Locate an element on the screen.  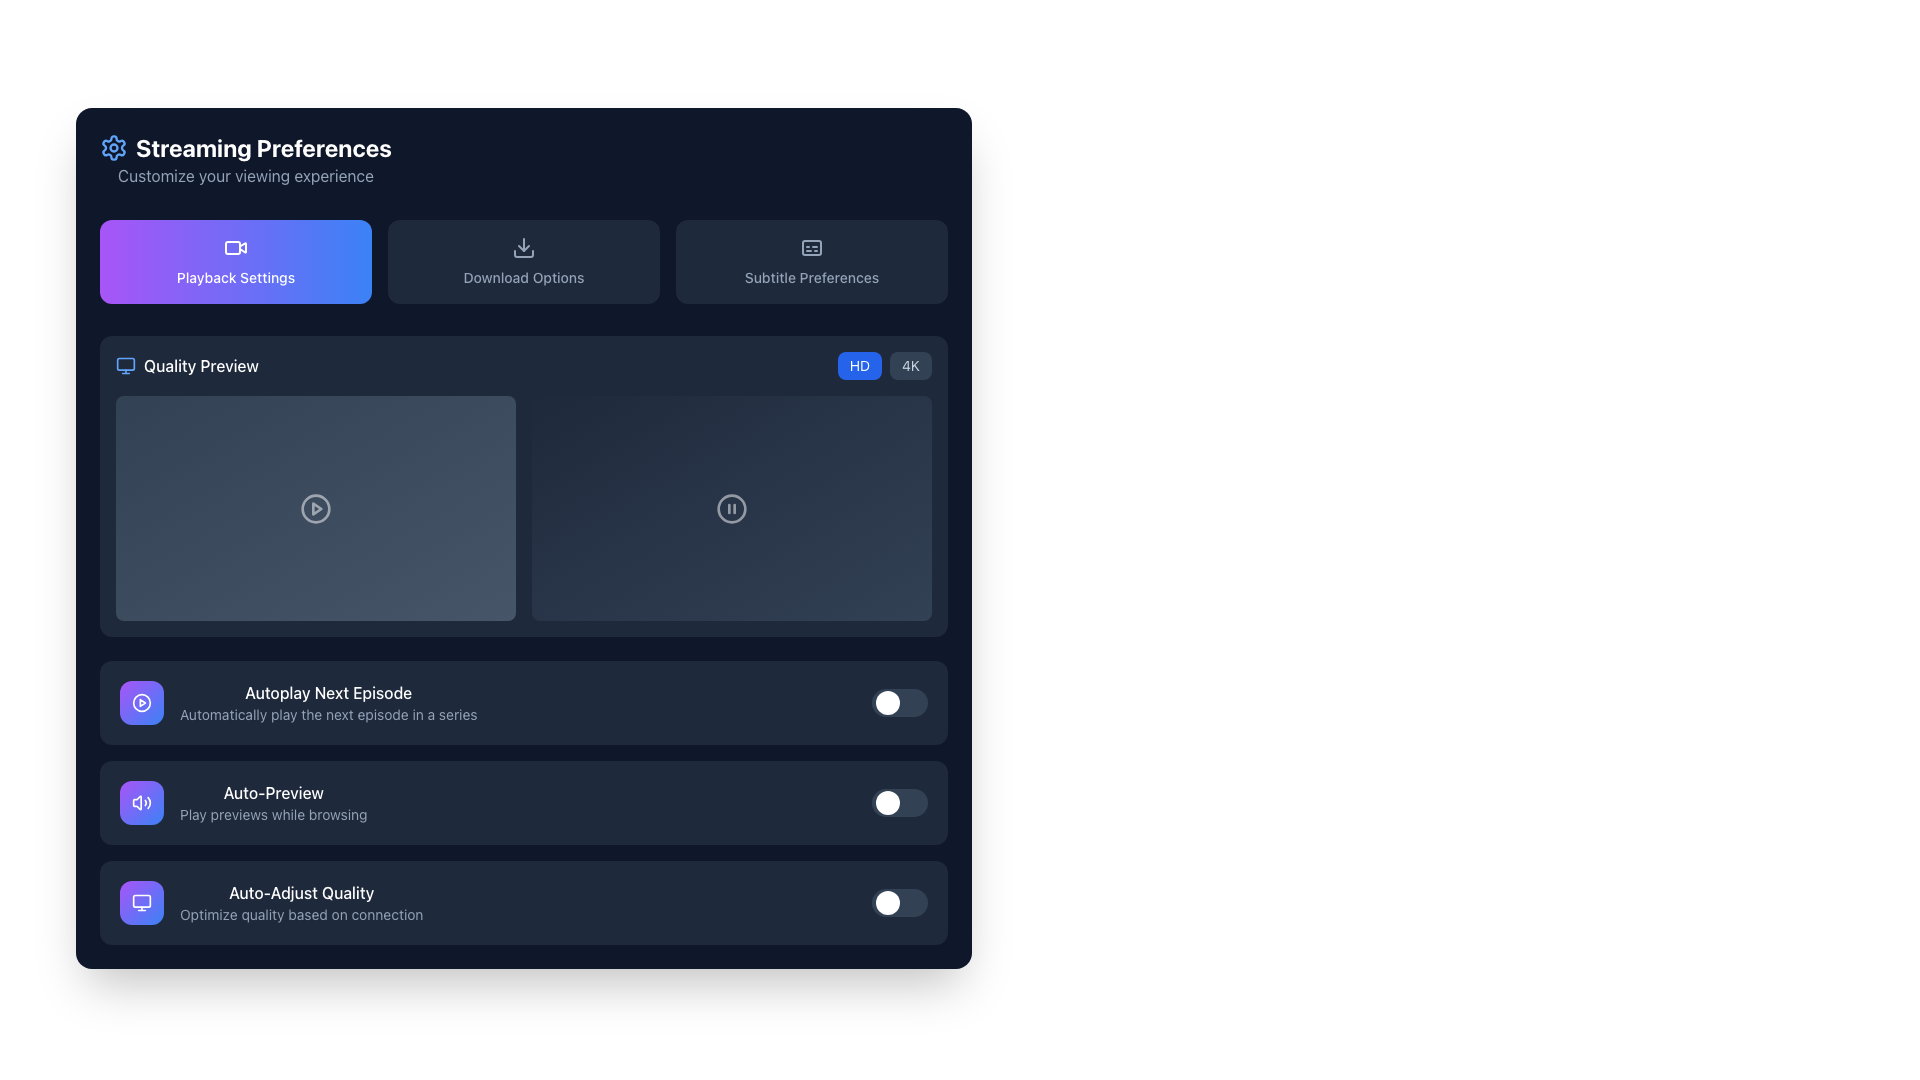
the rectangular badge with a blue background and rounded corners containing the text 'HD' in white, located in the upper-right area of the interface near the 'Quality Preview' section is located at coordinates (859, 366).